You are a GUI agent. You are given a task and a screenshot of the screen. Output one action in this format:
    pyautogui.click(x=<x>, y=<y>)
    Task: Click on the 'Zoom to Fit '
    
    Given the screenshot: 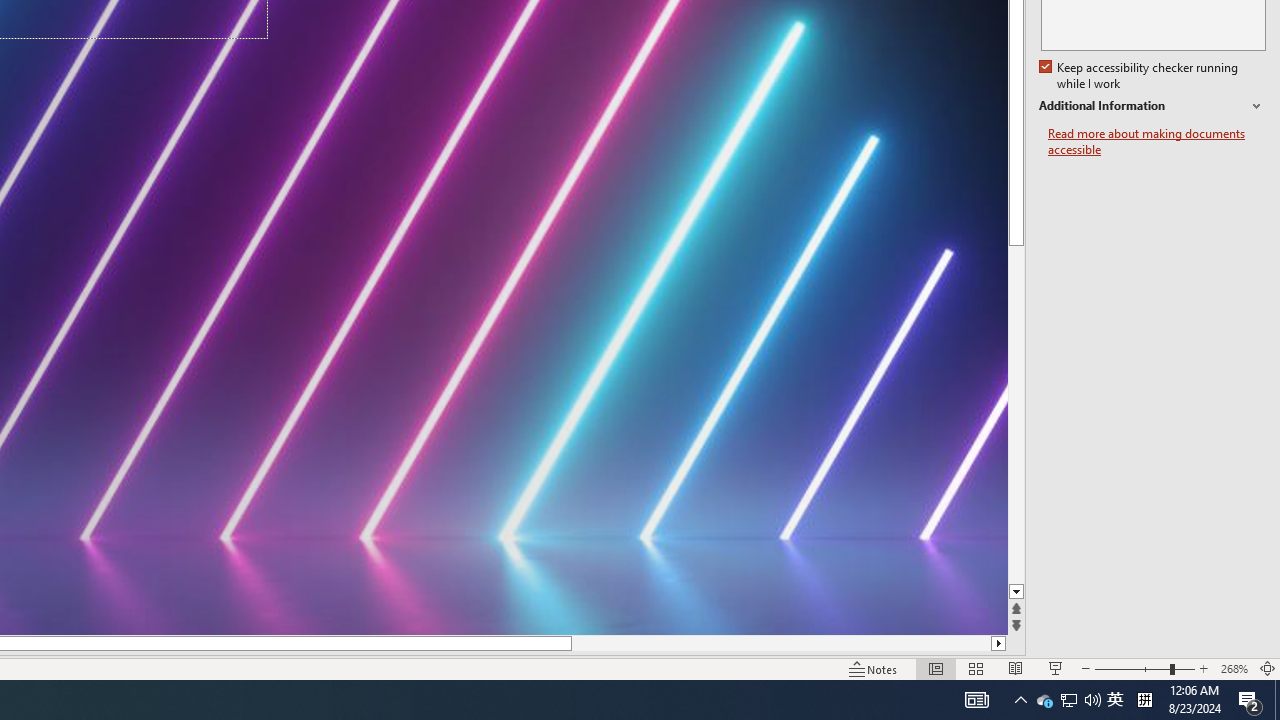 What is the action you would take?
    pyautogui.click(x=1266, y=669)
    